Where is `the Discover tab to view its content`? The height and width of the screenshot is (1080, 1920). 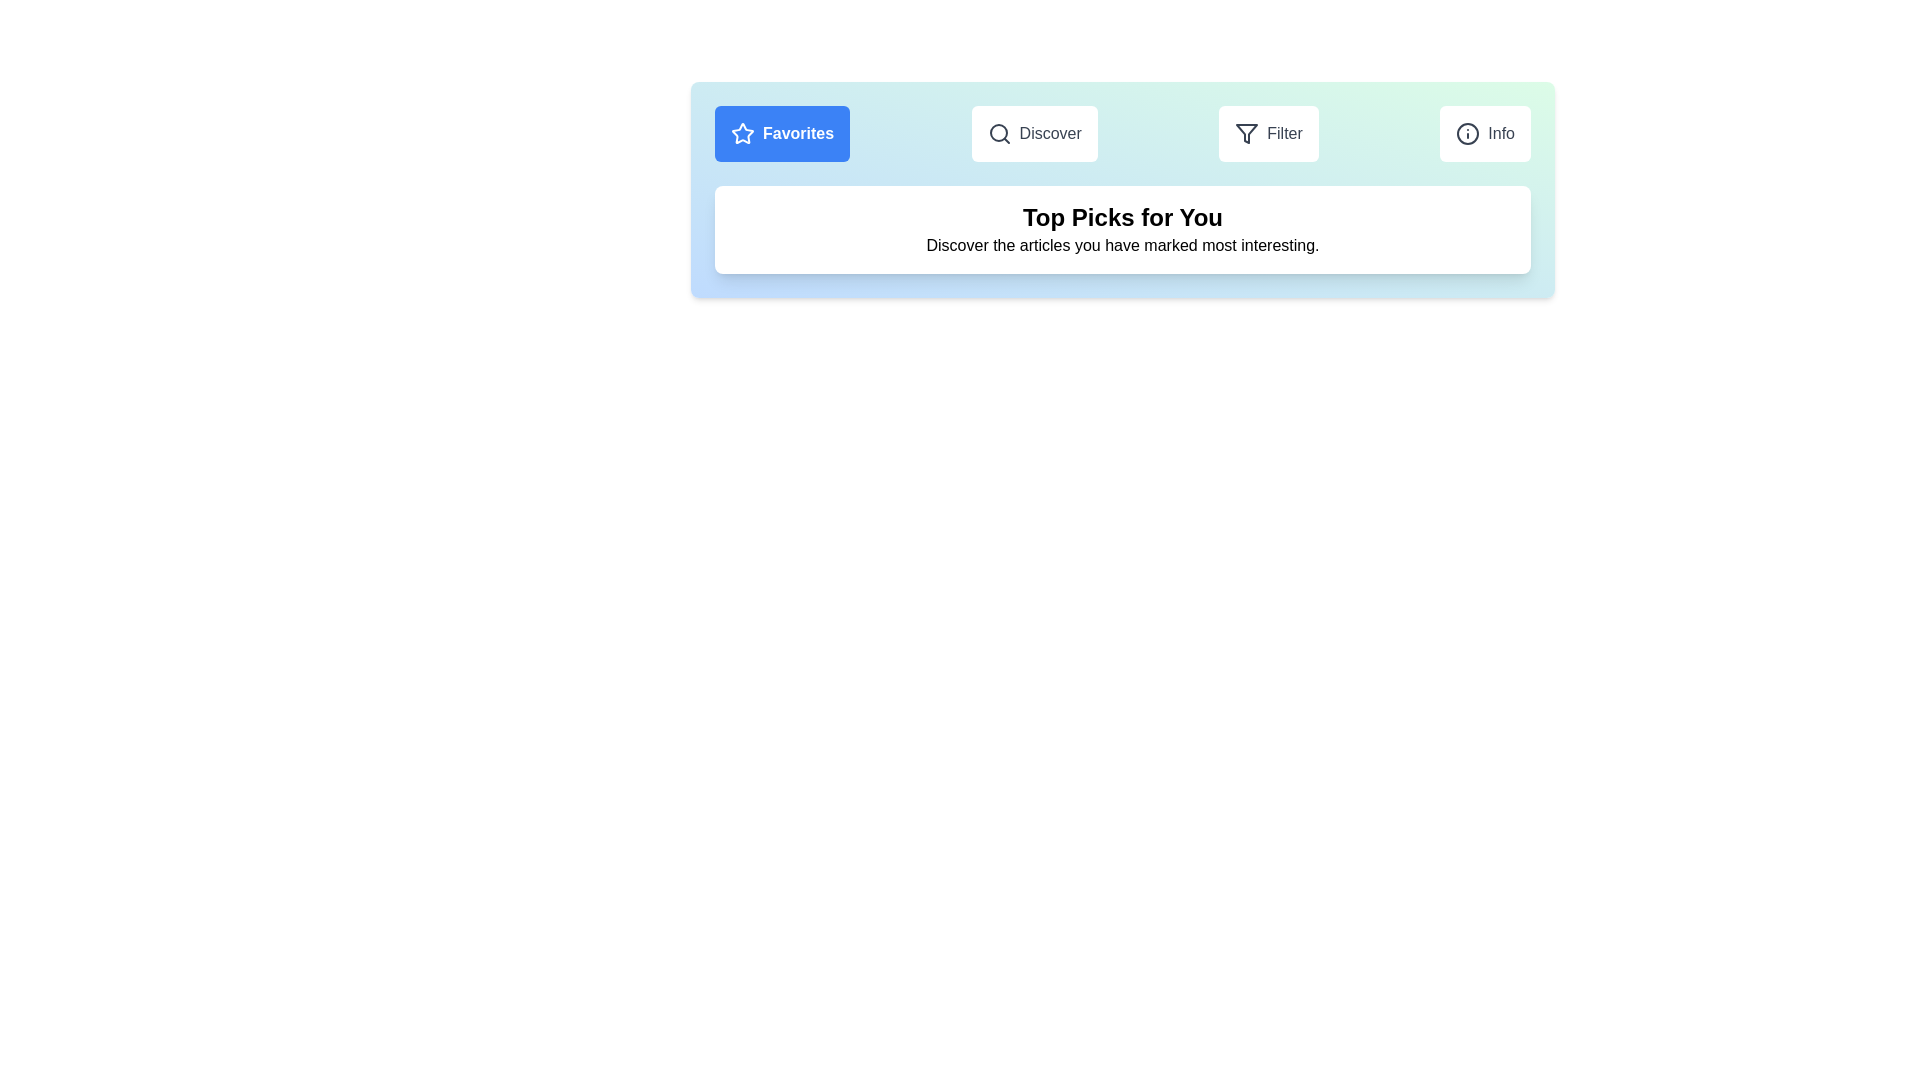 the Discover tab to view its content is located at coordinates (1034, 134).